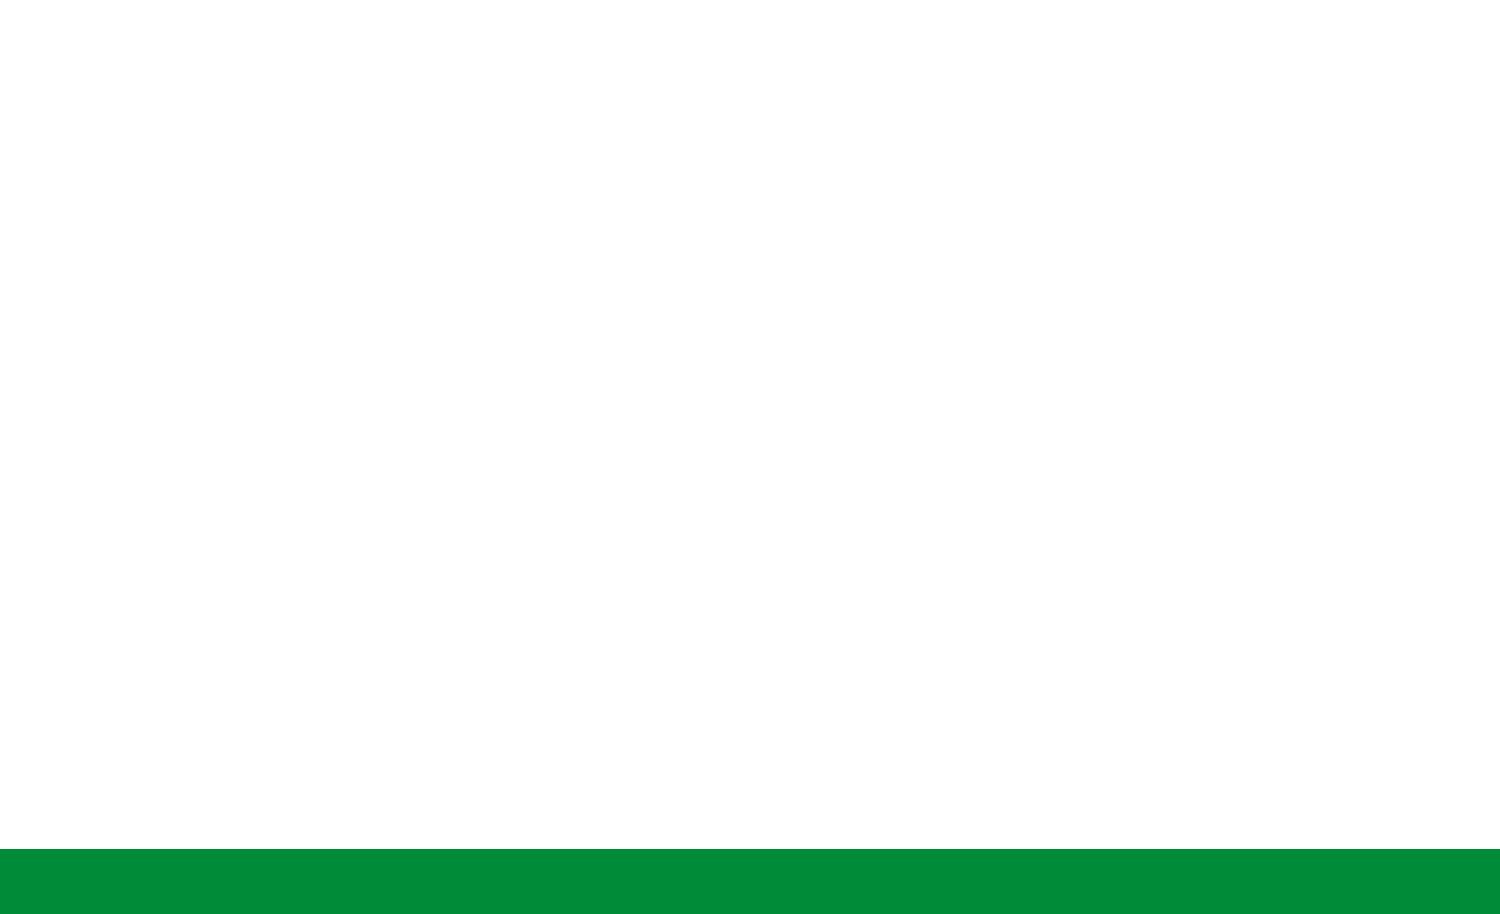 The height and width of the screenshot is (914, 1500). Describe the element at coordinates (756, 599) in the screenshot. I see `'Commonly used in below-grade applications.'` at that location.